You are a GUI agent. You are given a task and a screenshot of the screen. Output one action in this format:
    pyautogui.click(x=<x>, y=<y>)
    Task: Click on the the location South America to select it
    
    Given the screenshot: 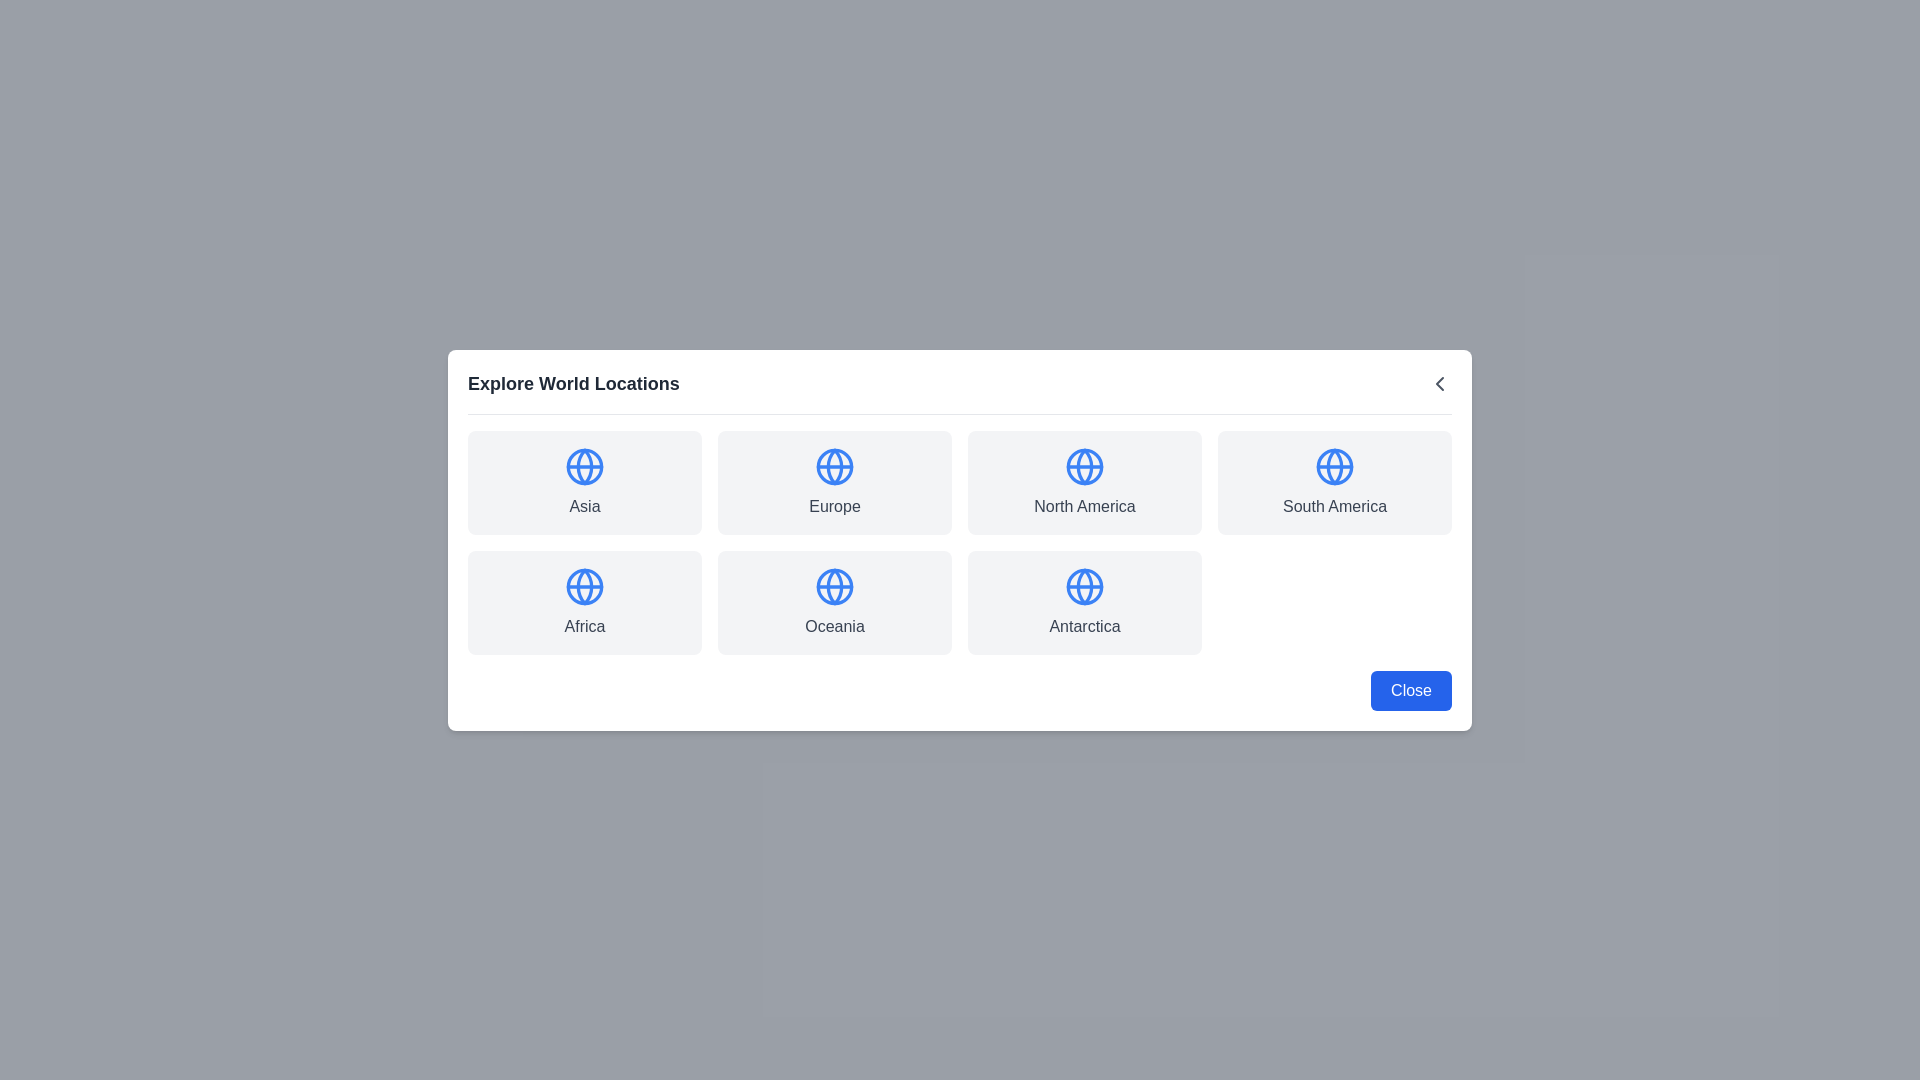 What is the action you would take?
    pyautogui.click(x=1334, y=482)
    